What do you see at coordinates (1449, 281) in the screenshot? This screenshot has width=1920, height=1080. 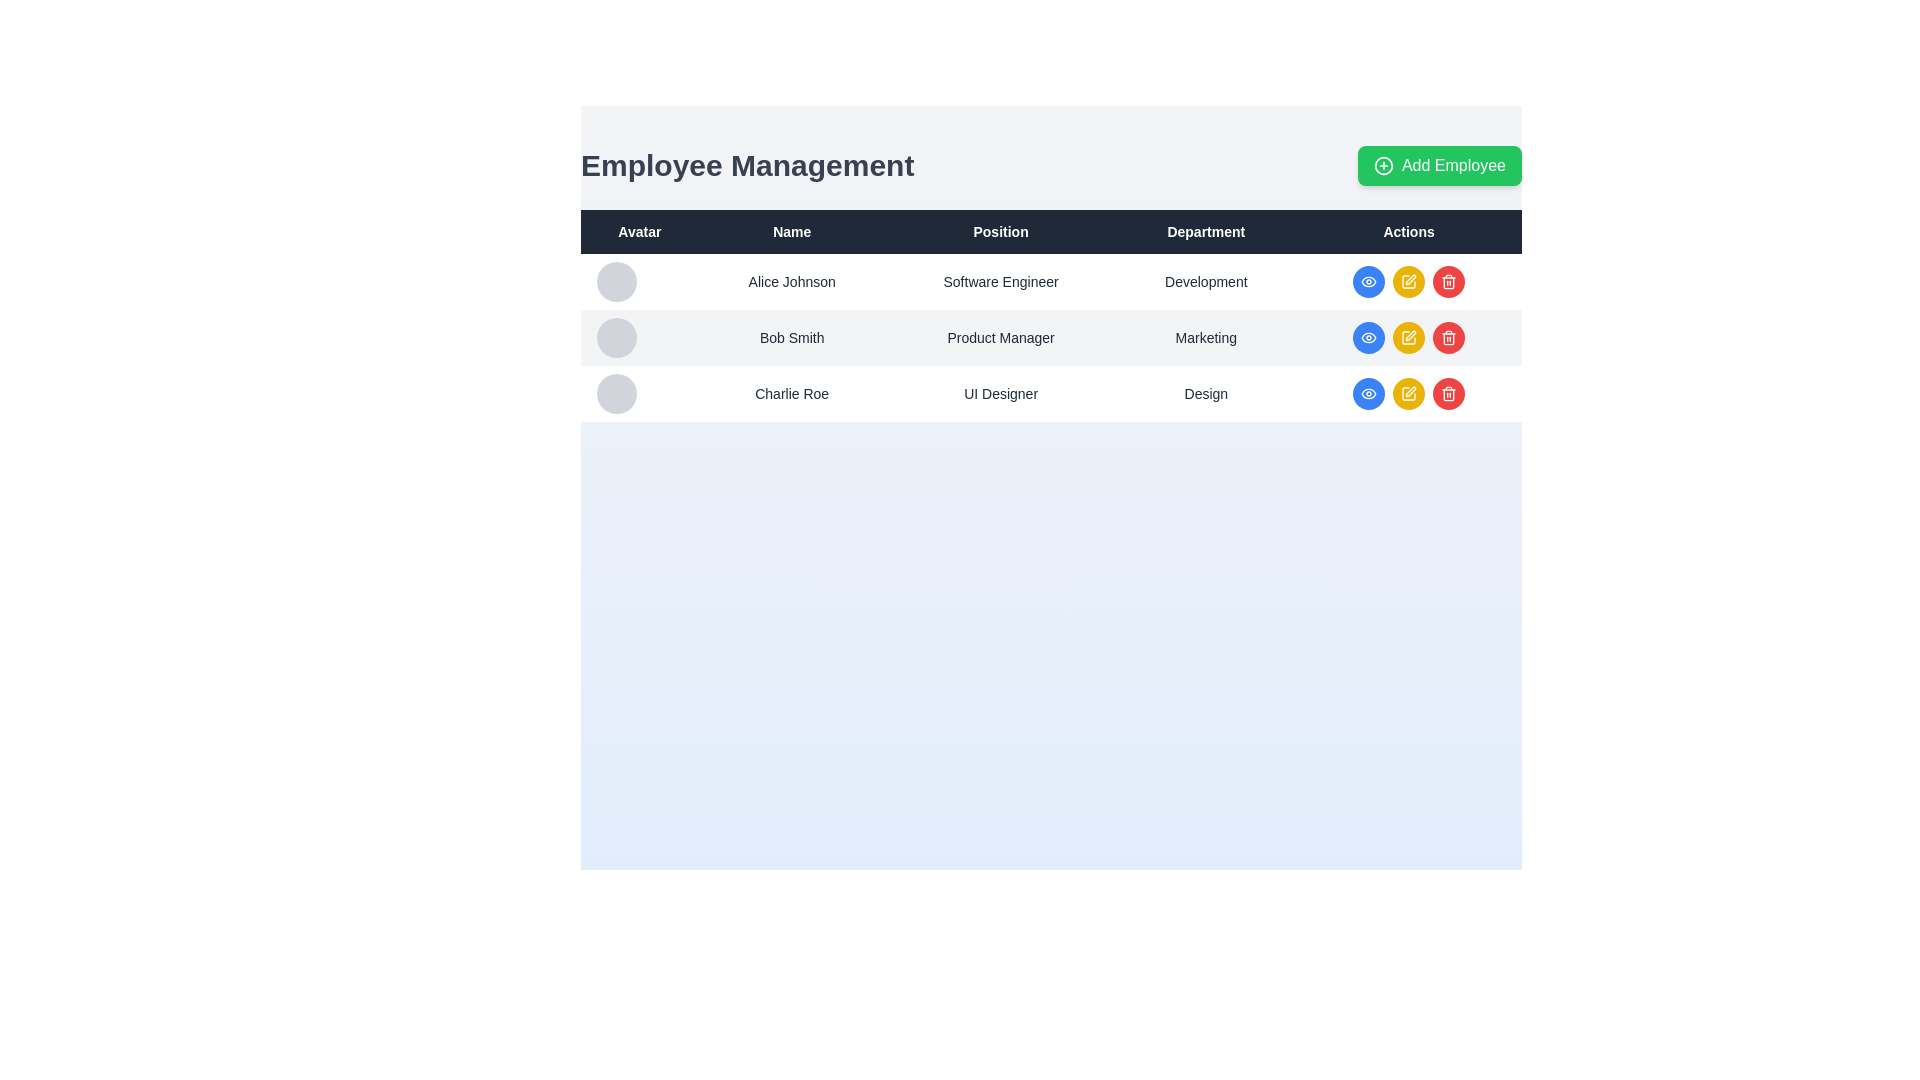 I see `the delete button located in the 'Actions' column of the first row under 'Employee Management'` at bounding box center [1449, 281].